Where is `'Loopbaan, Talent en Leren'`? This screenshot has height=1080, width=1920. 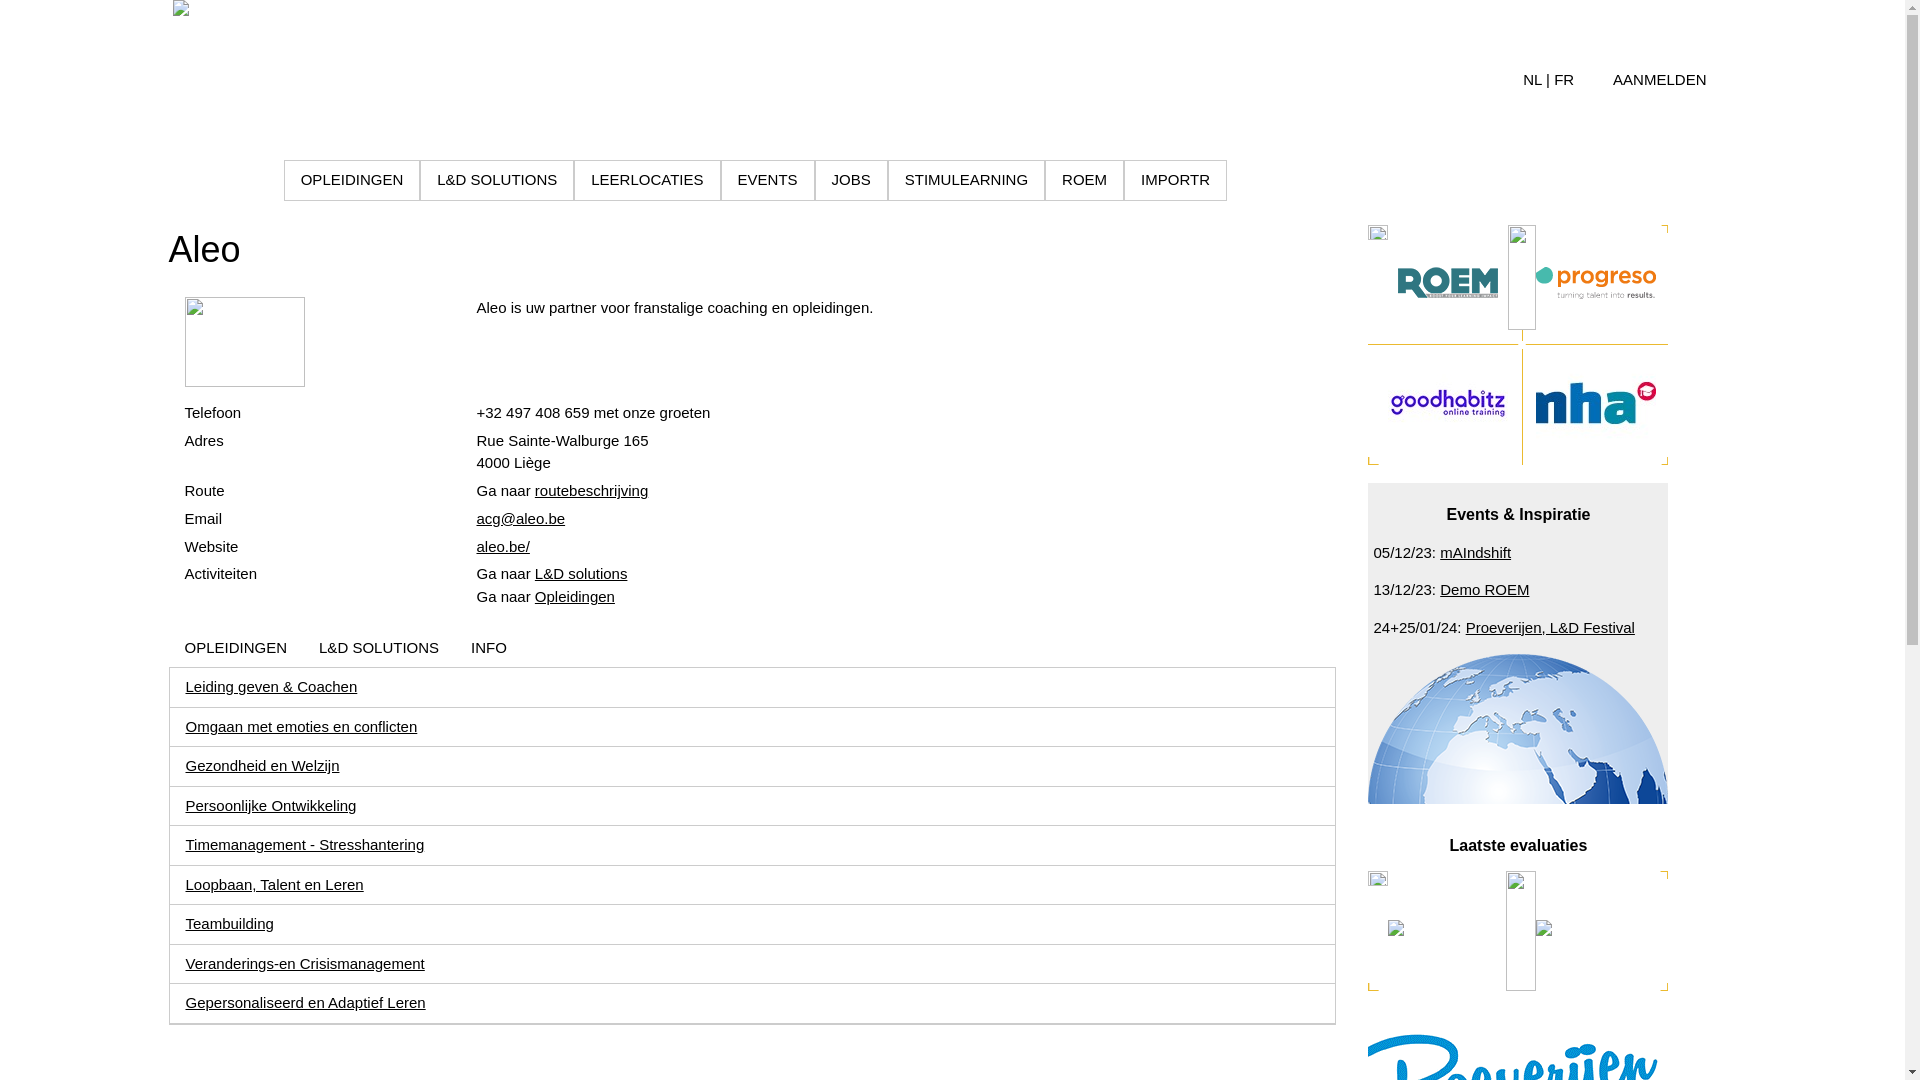 'Loopbaan, Talent en Leren' is located at coordinates (273, 883).